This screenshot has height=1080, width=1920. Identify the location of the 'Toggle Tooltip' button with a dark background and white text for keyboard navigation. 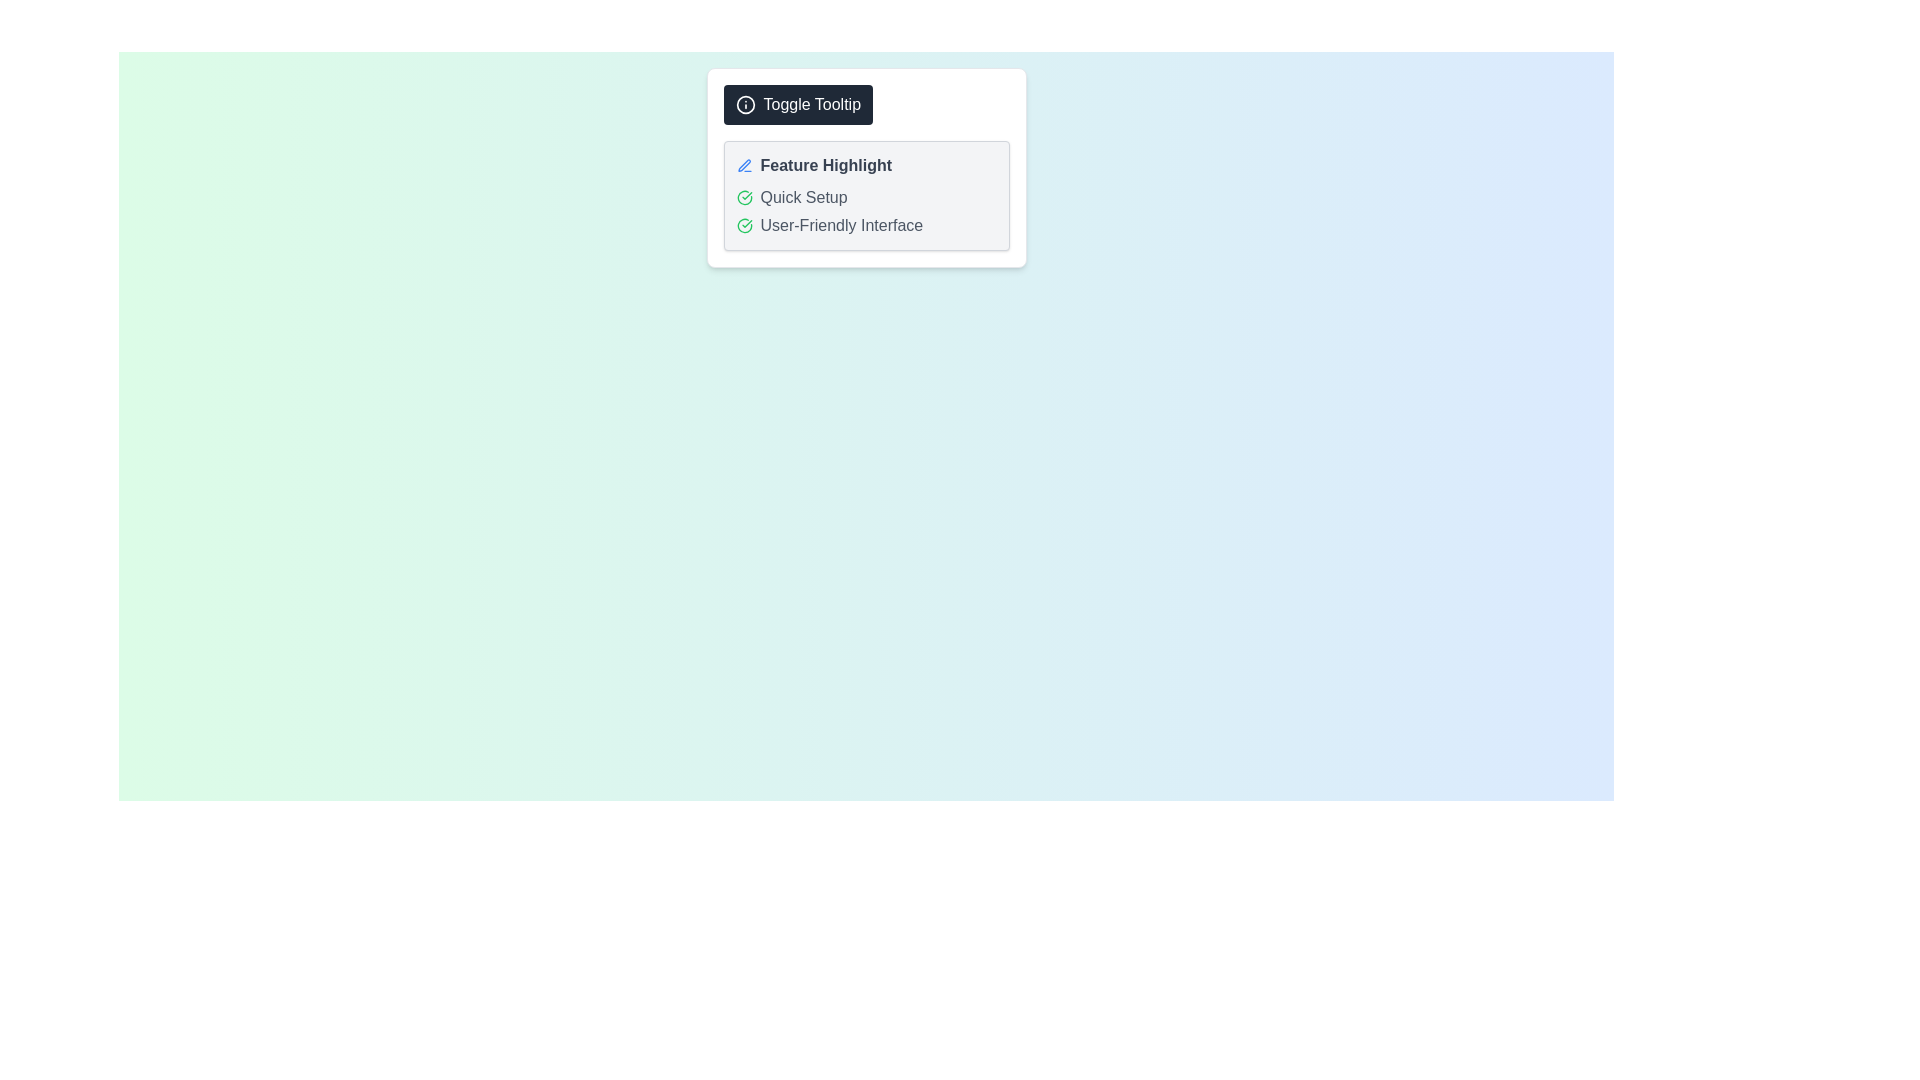
(797, 104).